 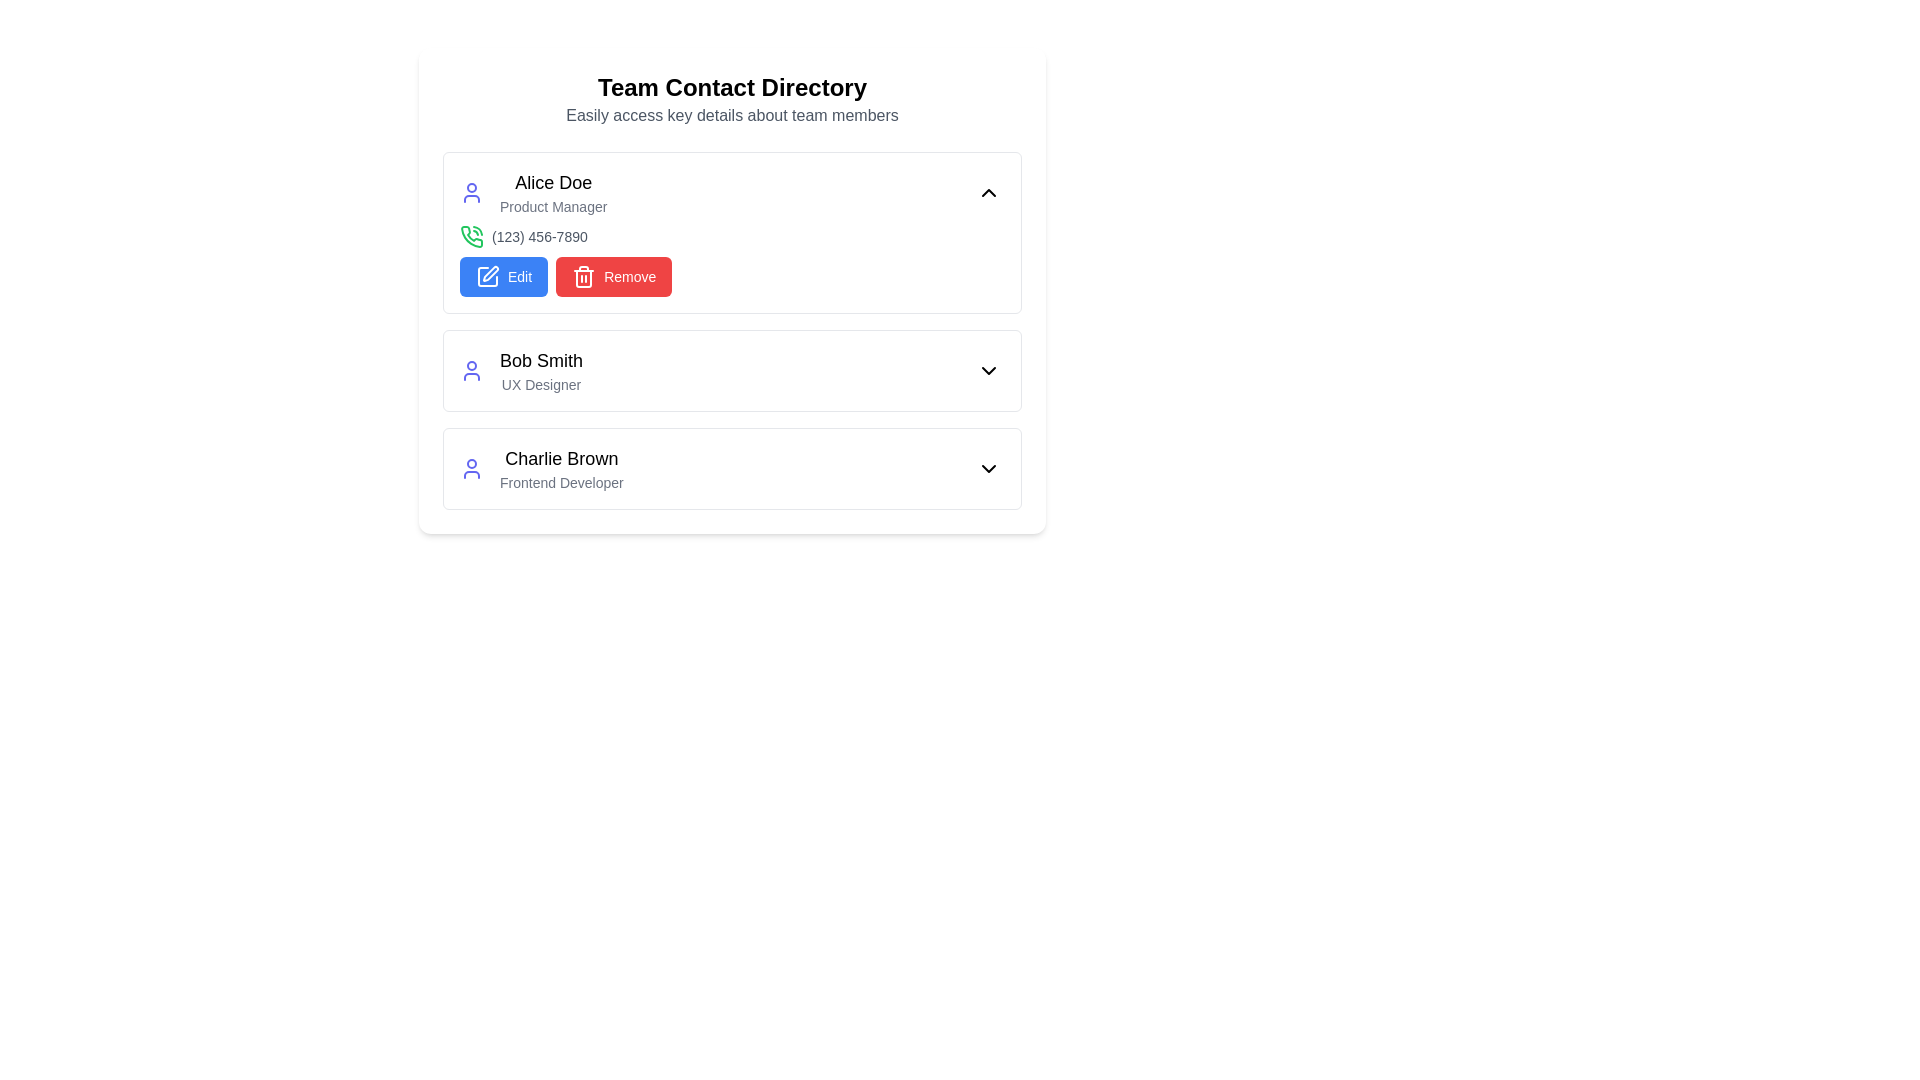 I want to click on the SVG Icon representing user 'Alice Doe' located within their contact card, positioned to the left of the textual information, so click(x=470, y=192).